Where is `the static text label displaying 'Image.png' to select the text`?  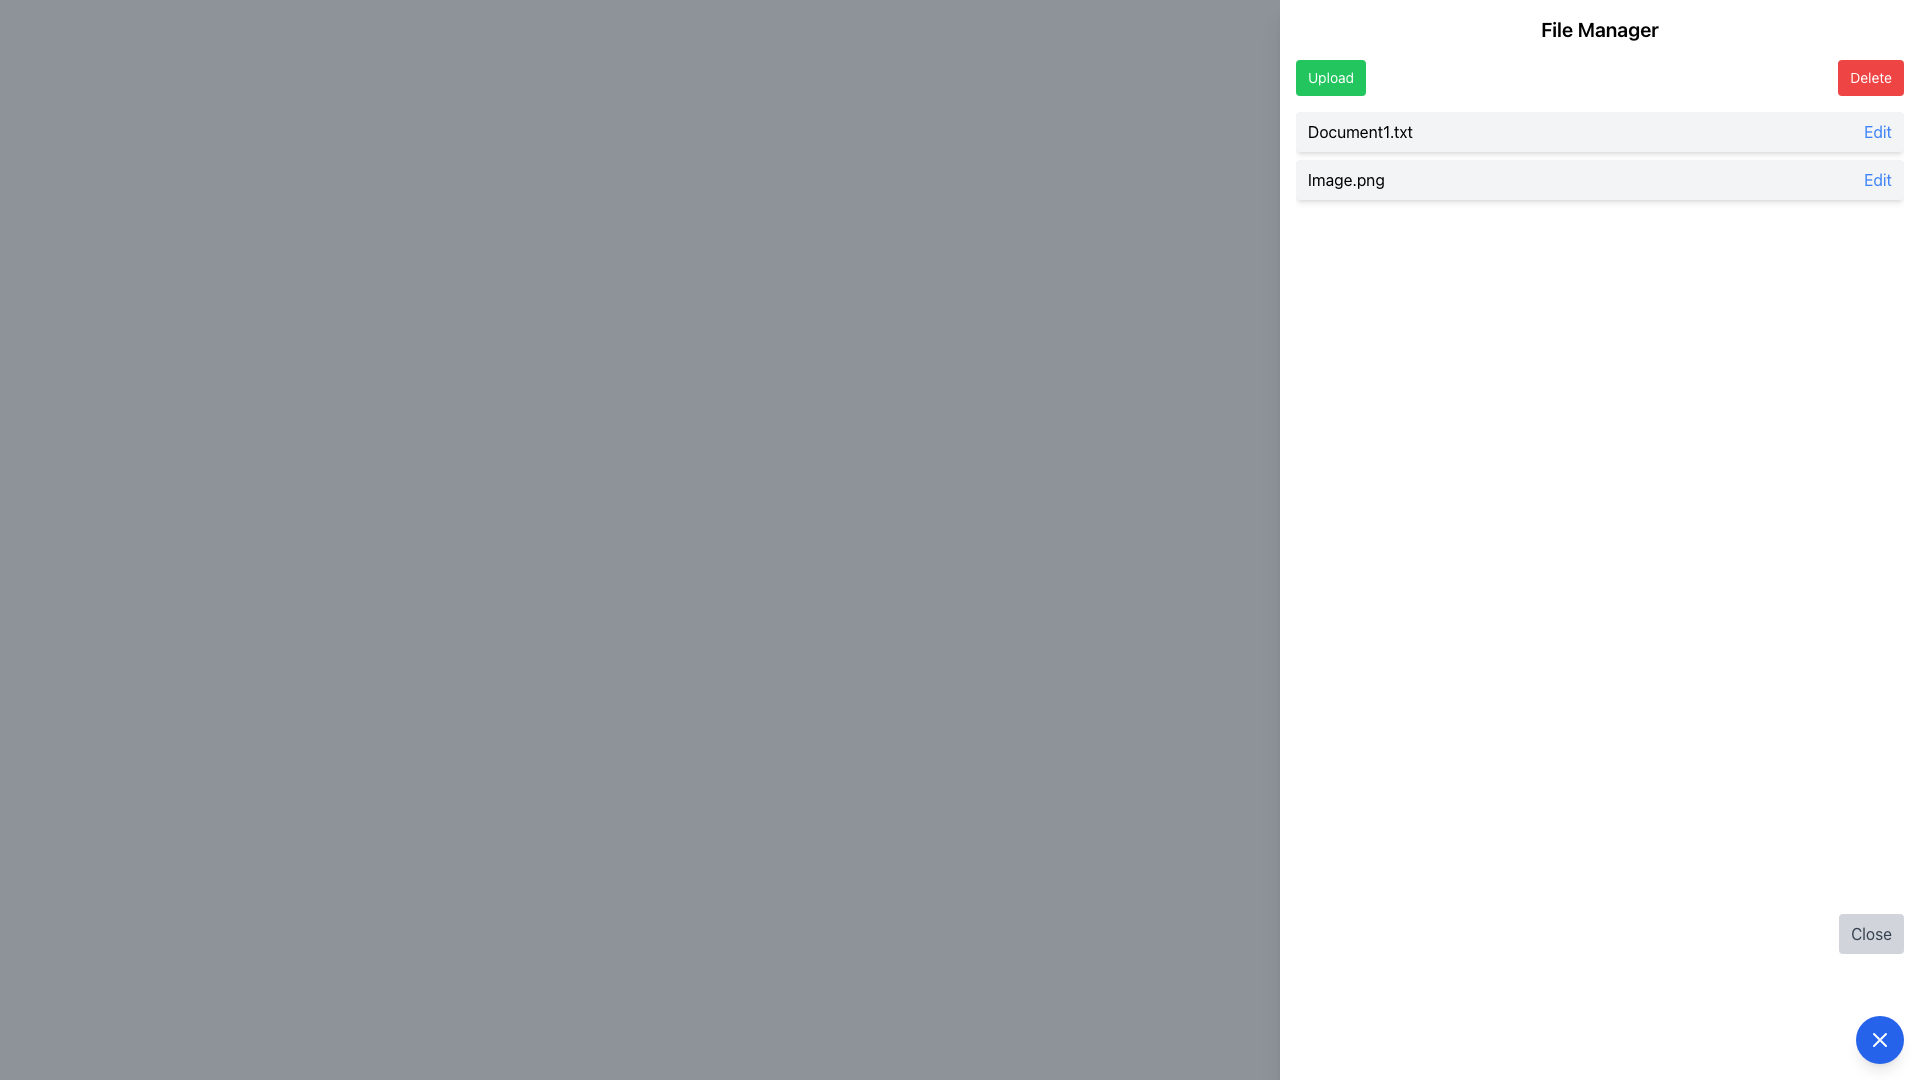 the static text label displaying 'Image.png' to select the text is located at coordinates (1345, 180).